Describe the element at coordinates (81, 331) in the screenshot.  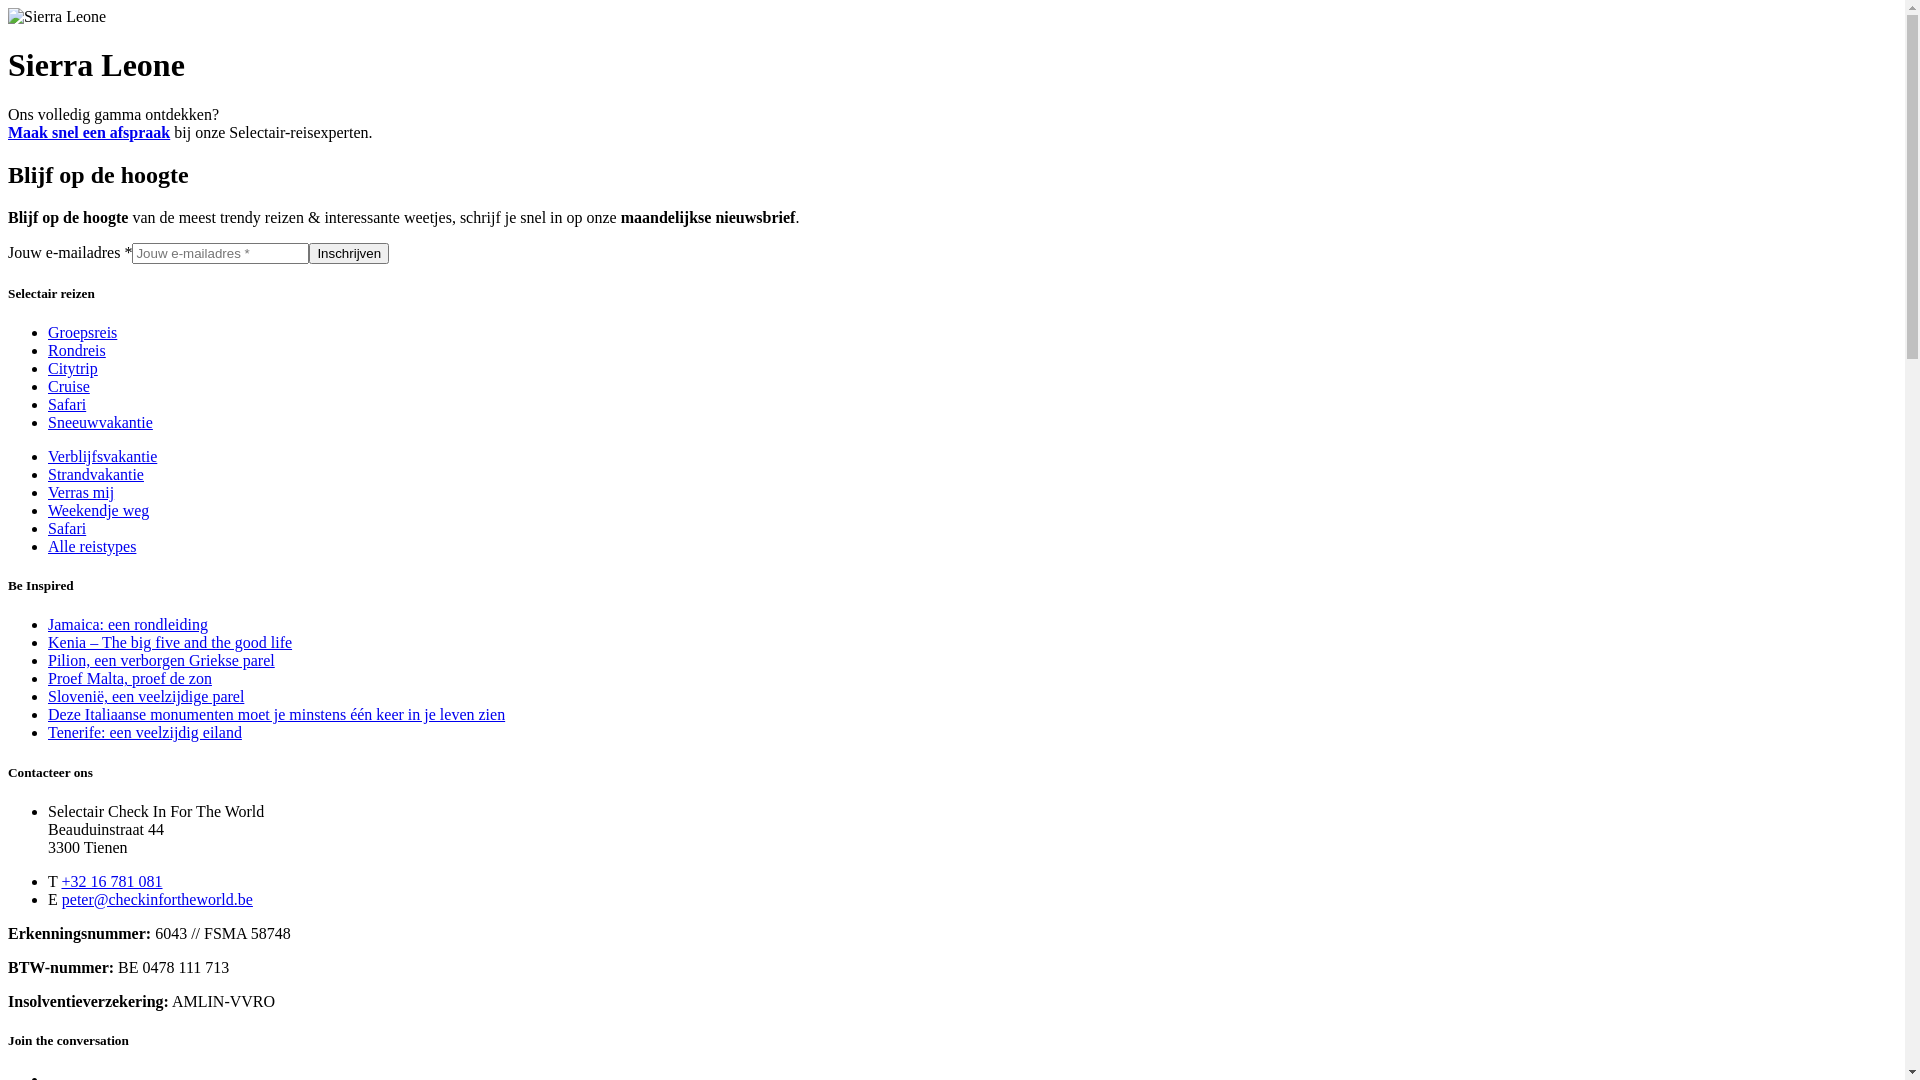
I see `'Groepsreis'` at that location.